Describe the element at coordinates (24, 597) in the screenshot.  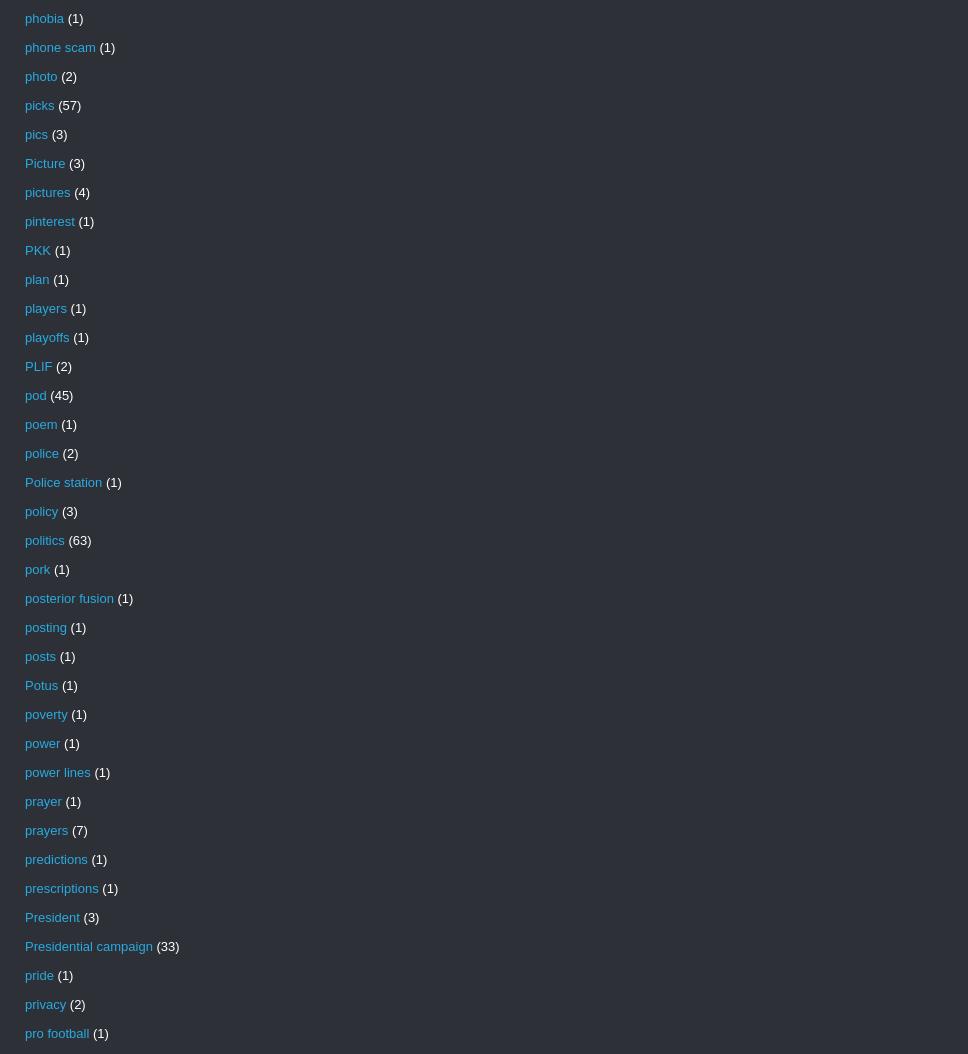
I see `'posterior fusion'` at that location.